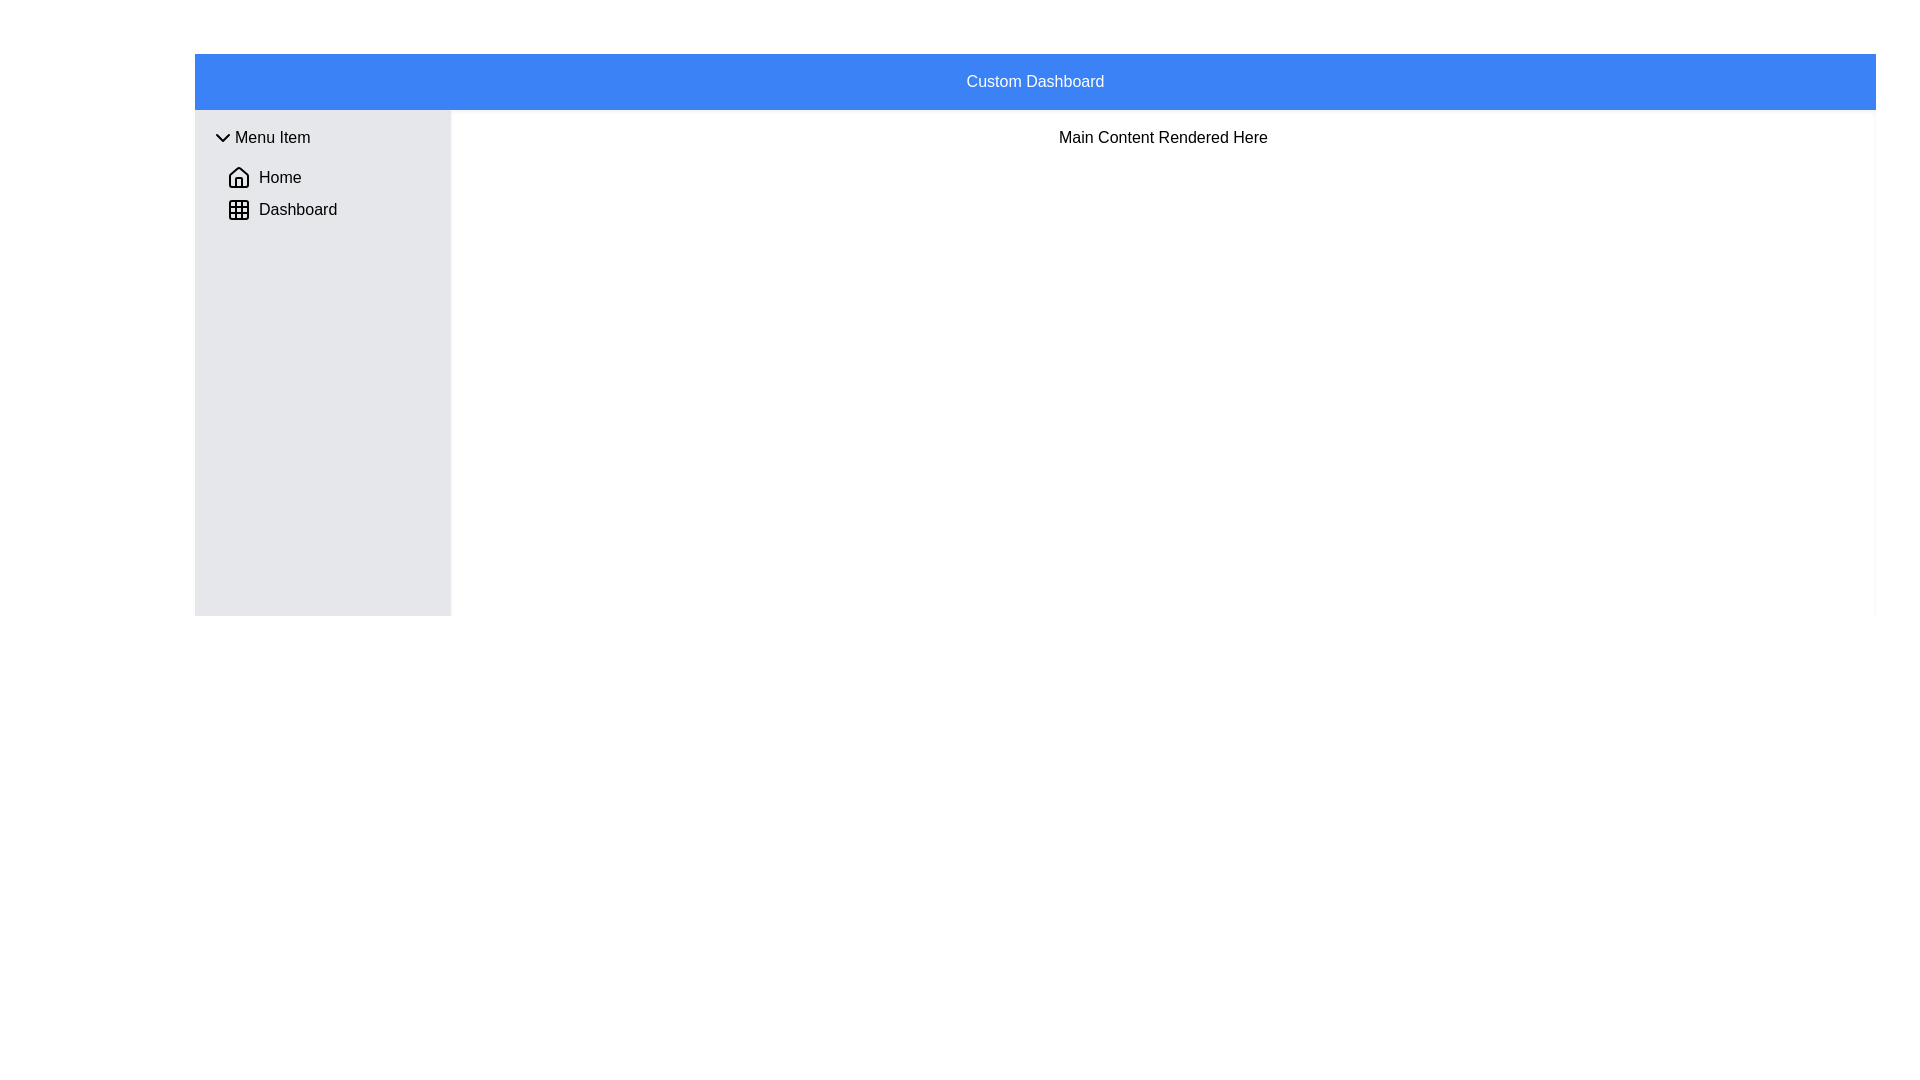  I want to click on the 'Menu Item' text label located in the left navigation panel, so click(271, 137).